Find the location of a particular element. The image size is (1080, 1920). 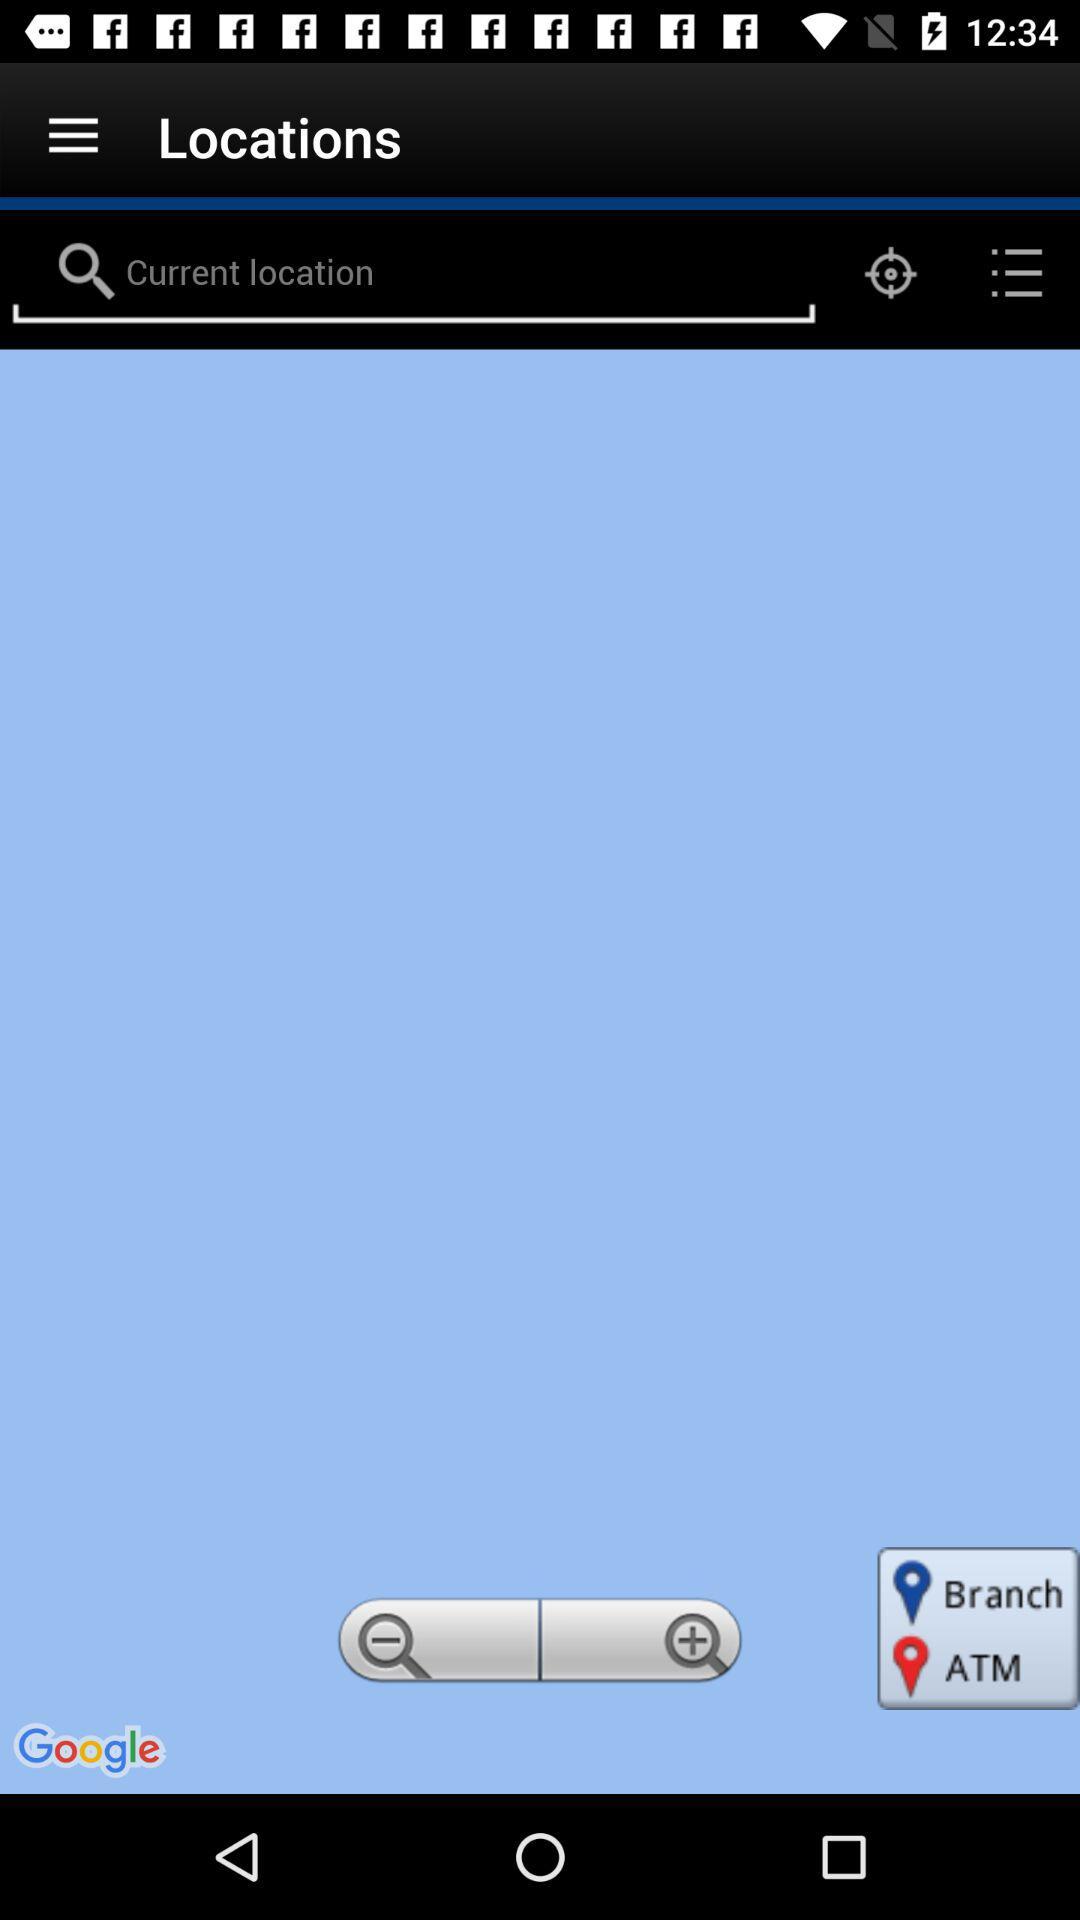

icon to the left of locations app is located at coordinates (72, 135).